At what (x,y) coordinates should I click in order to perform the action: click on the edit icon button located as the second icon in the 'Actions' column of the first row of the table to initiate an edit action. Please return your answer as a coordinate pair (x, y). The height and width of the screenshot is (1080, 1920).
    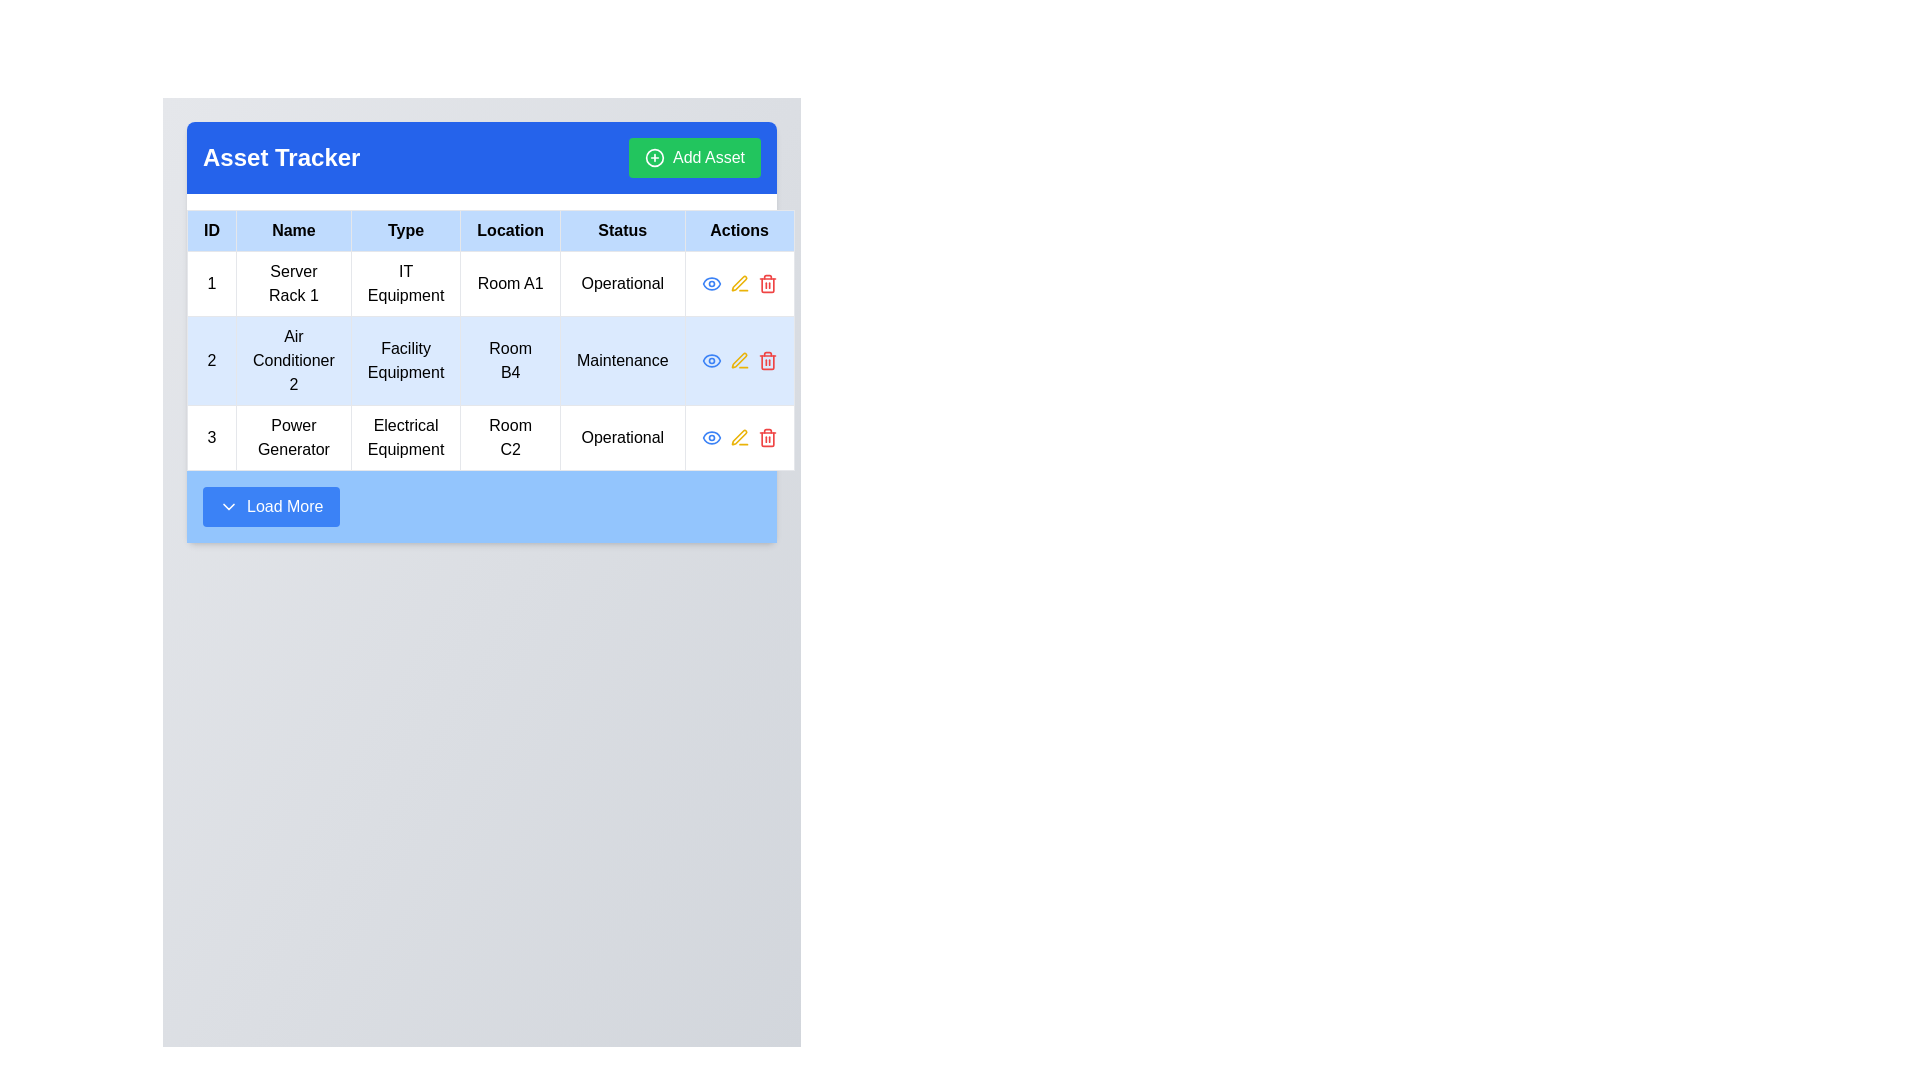
    Looking at the image, I should click on (738, 284).